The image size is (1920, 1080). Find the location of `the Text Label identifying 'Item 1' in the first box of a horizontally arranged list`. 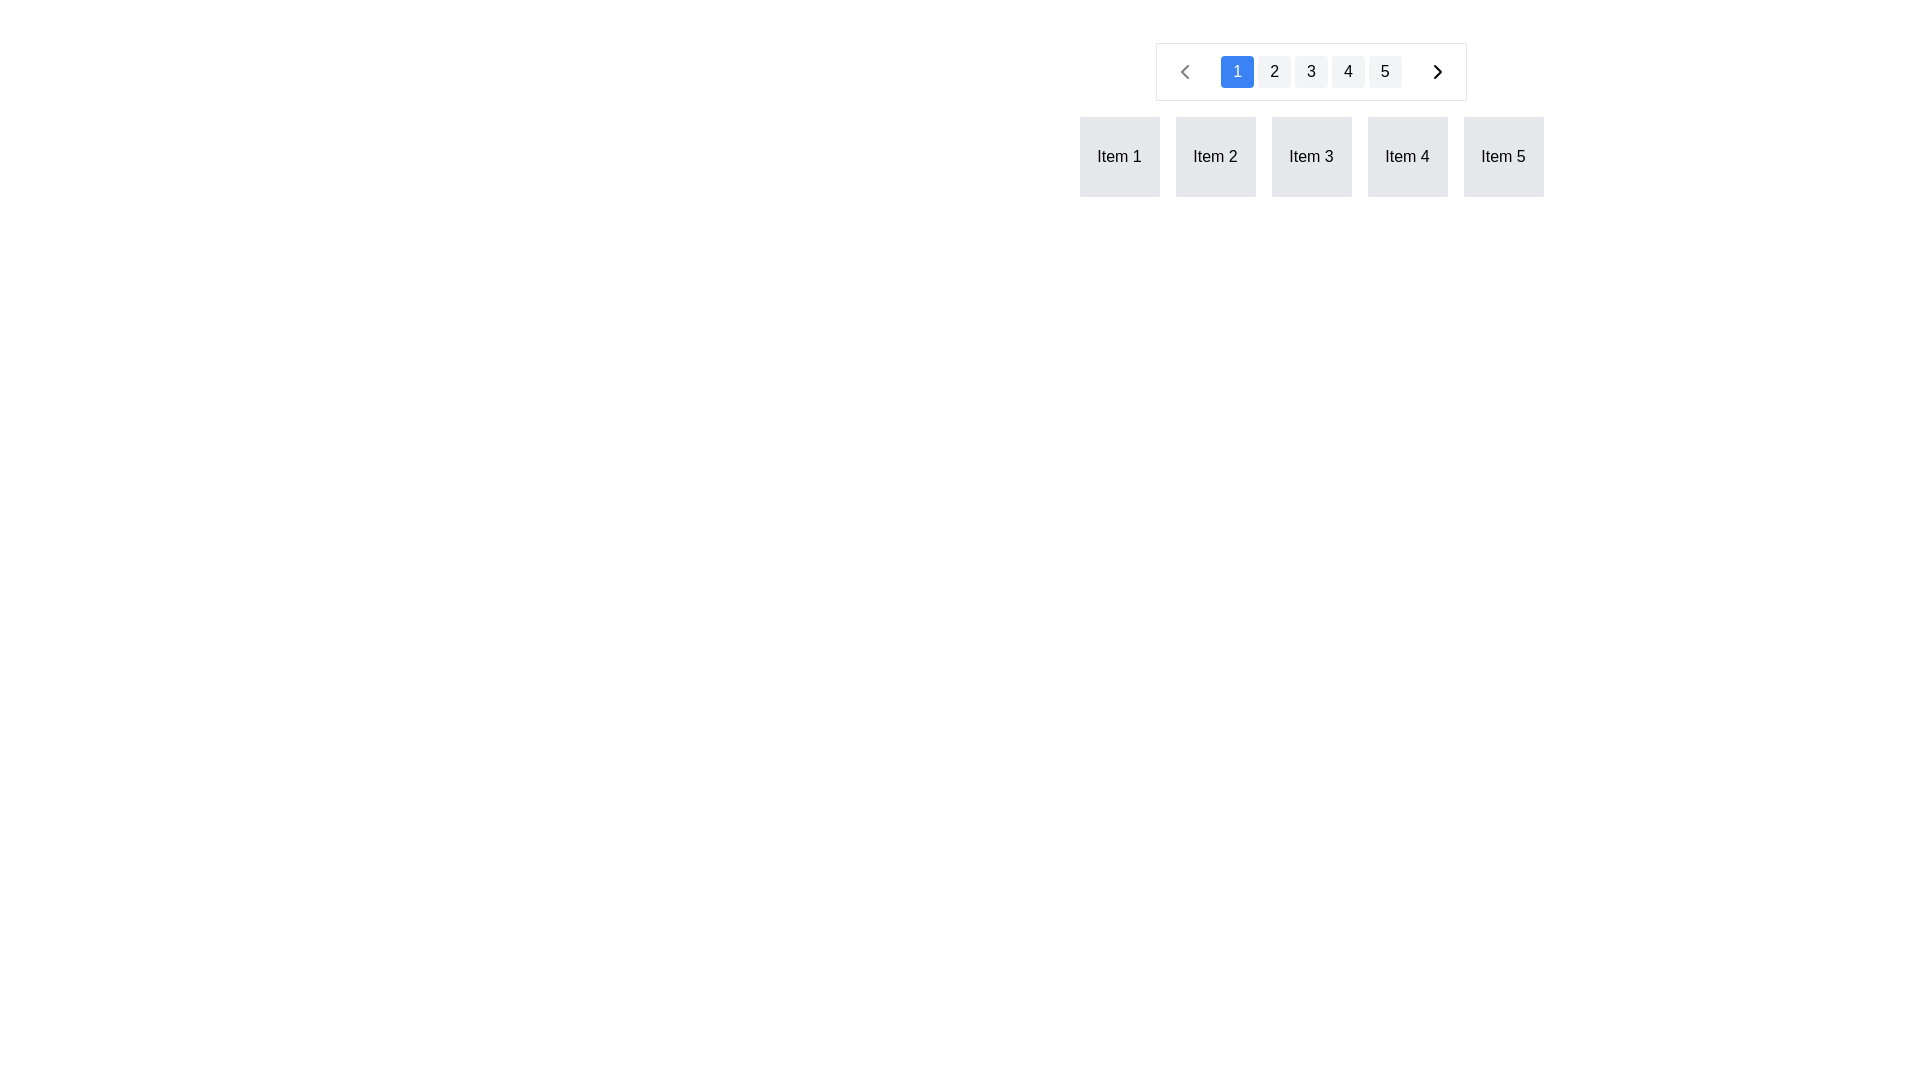

the Text Label identifying 'Item 1' in the first box of a horizontally arranged list is located at coordinates (1118, 156).